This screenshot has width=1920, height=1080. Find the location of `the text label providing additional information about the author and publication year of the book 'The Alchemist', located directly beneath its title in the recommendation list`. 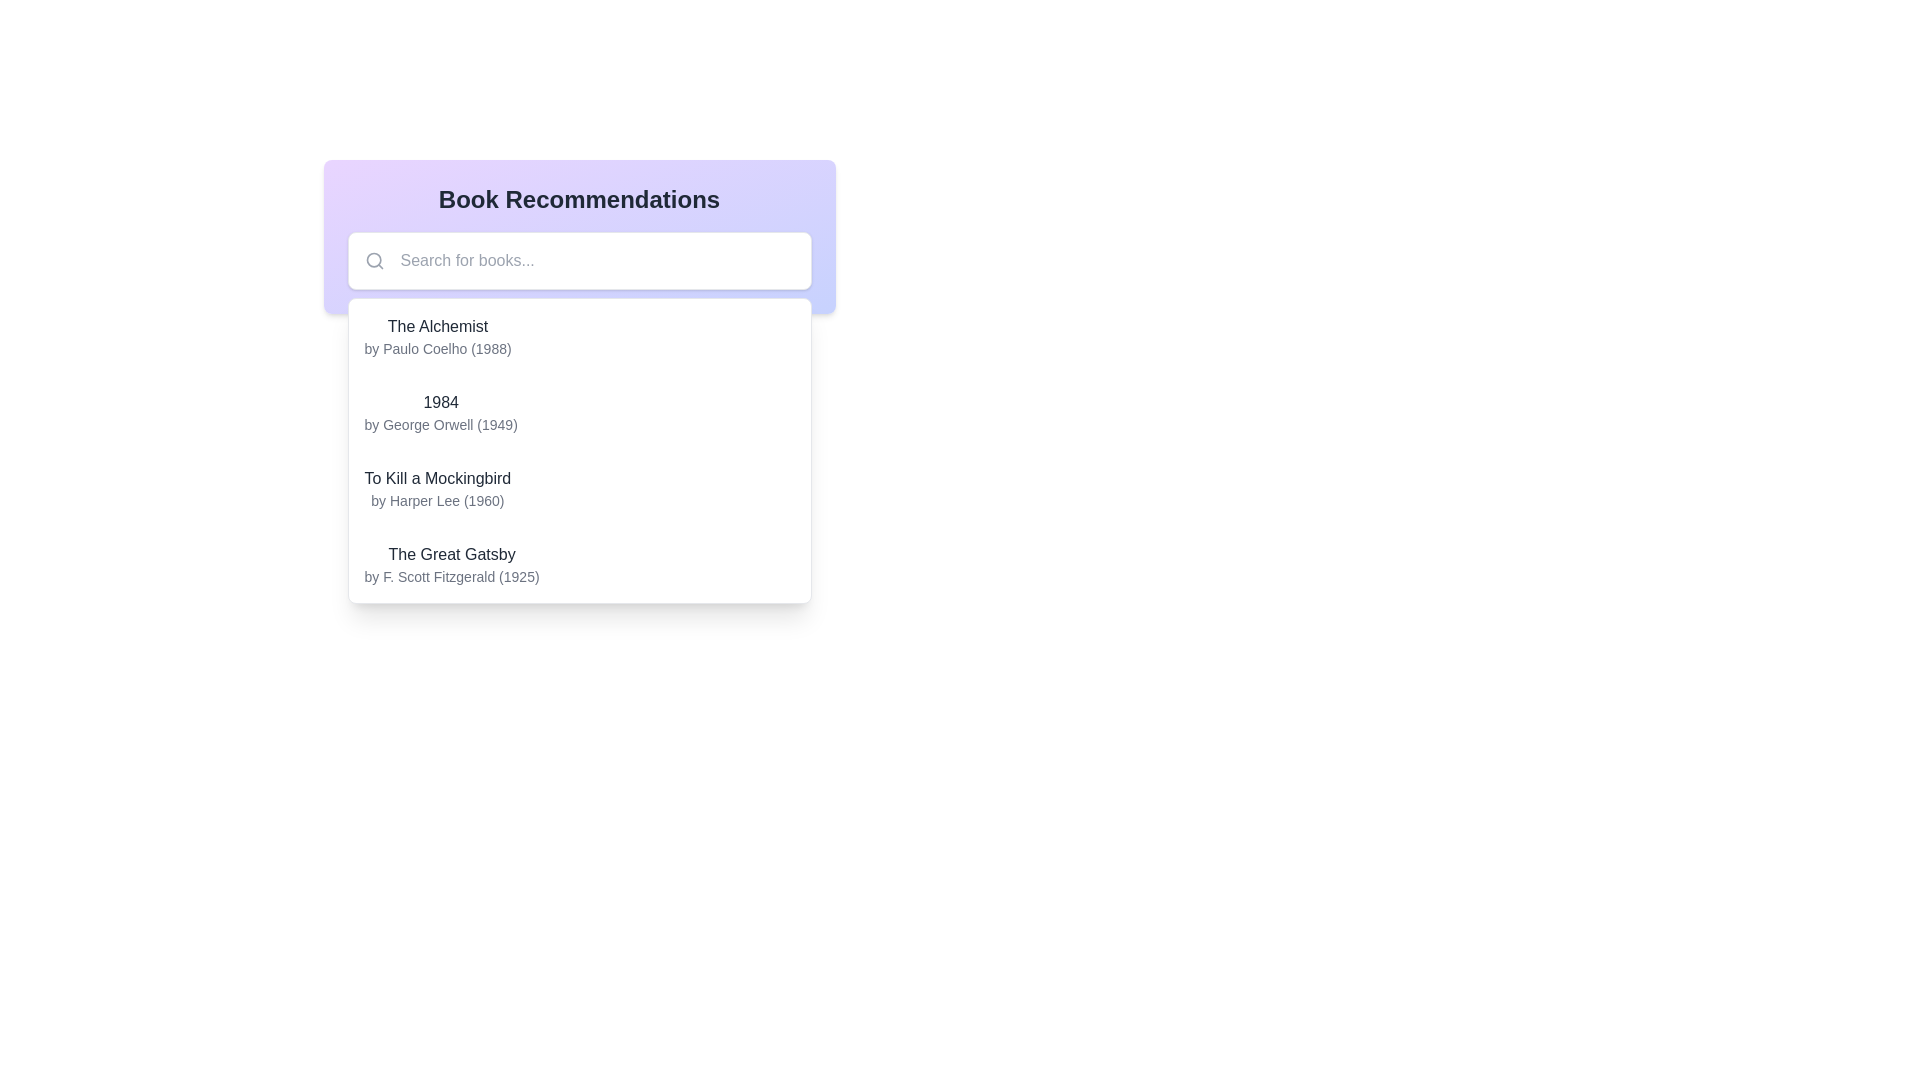

the text label providing additional information about the author and publication year of the book 'The Alchemist', located directly beneath its title in the recommendation list is located at coordinates (437, 347).